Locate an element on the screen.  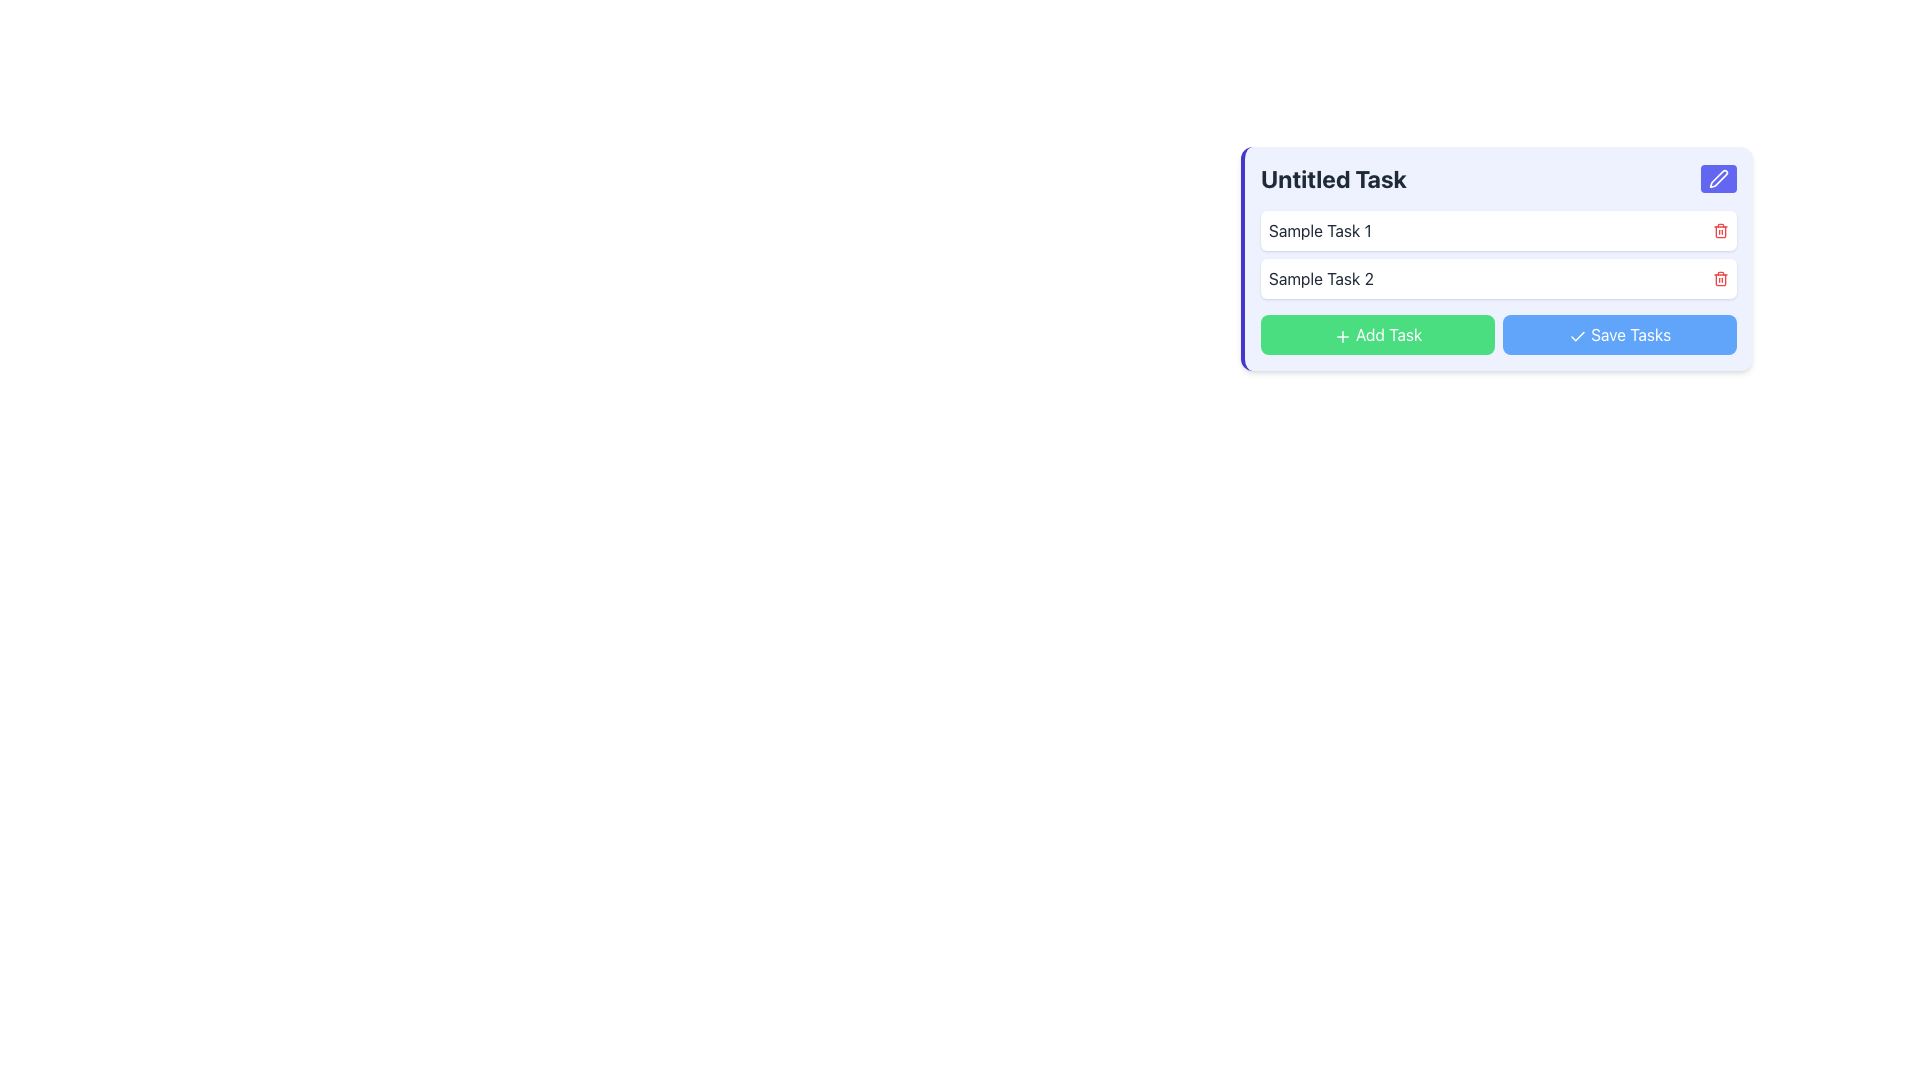
static text label displaying 'Sample Task 1' which is styled in dark gray on a white background is located at coordinates (1320, 230).